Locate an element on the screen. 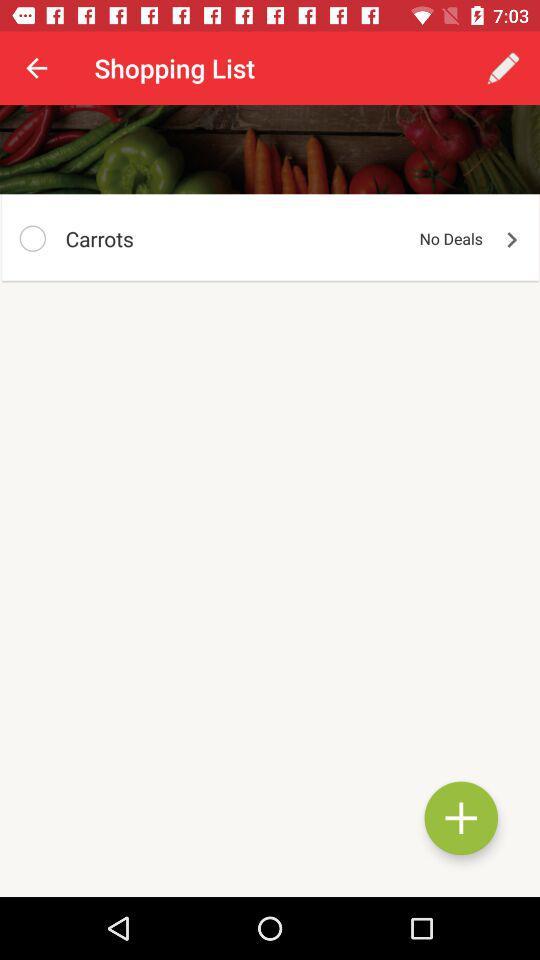 The height and width of the screenshot is (960, 540). carrots is located at coordinates (31, 238).